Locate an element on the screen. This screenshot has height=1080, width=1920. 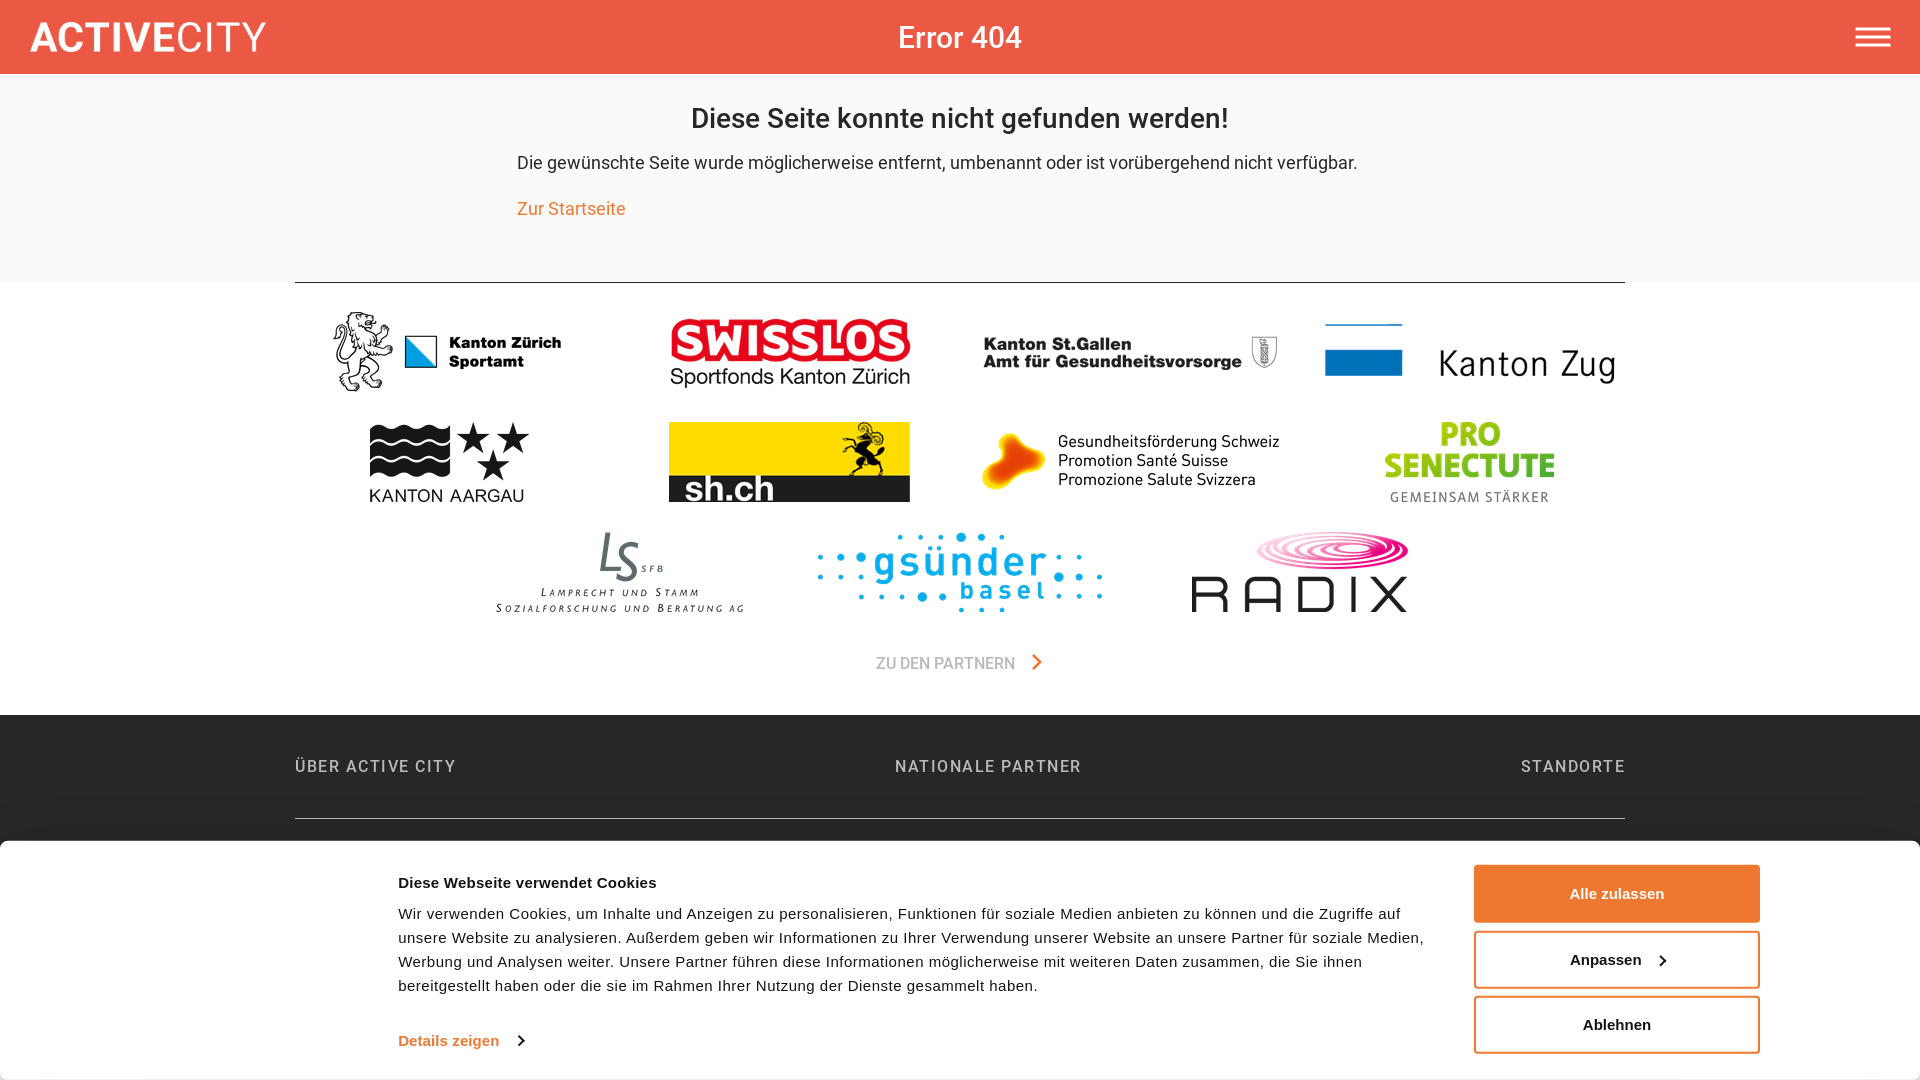
'Kanton Schaffhausen' is located at coordinates (789, 462).